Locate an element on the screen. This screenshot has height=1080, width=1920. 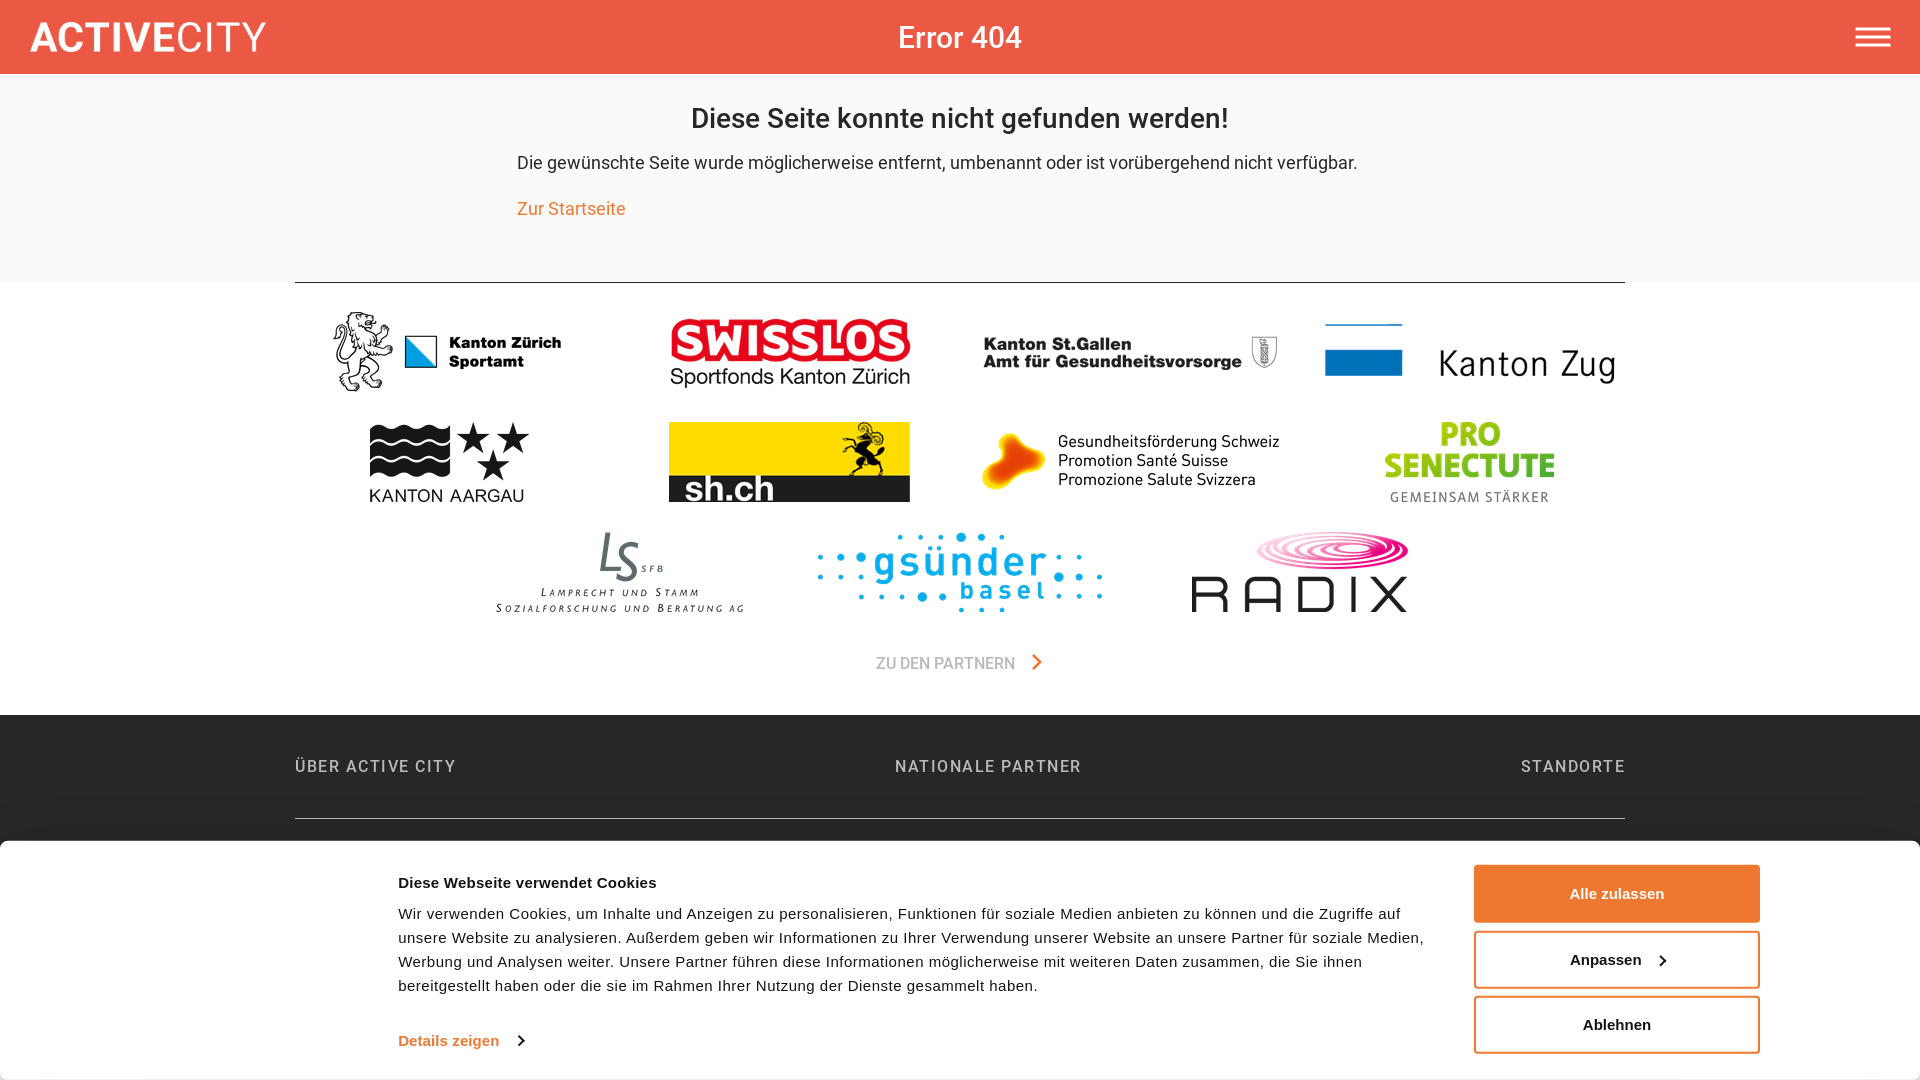
'Kanton Schaffhausen' is located at coordinates (789, 462).